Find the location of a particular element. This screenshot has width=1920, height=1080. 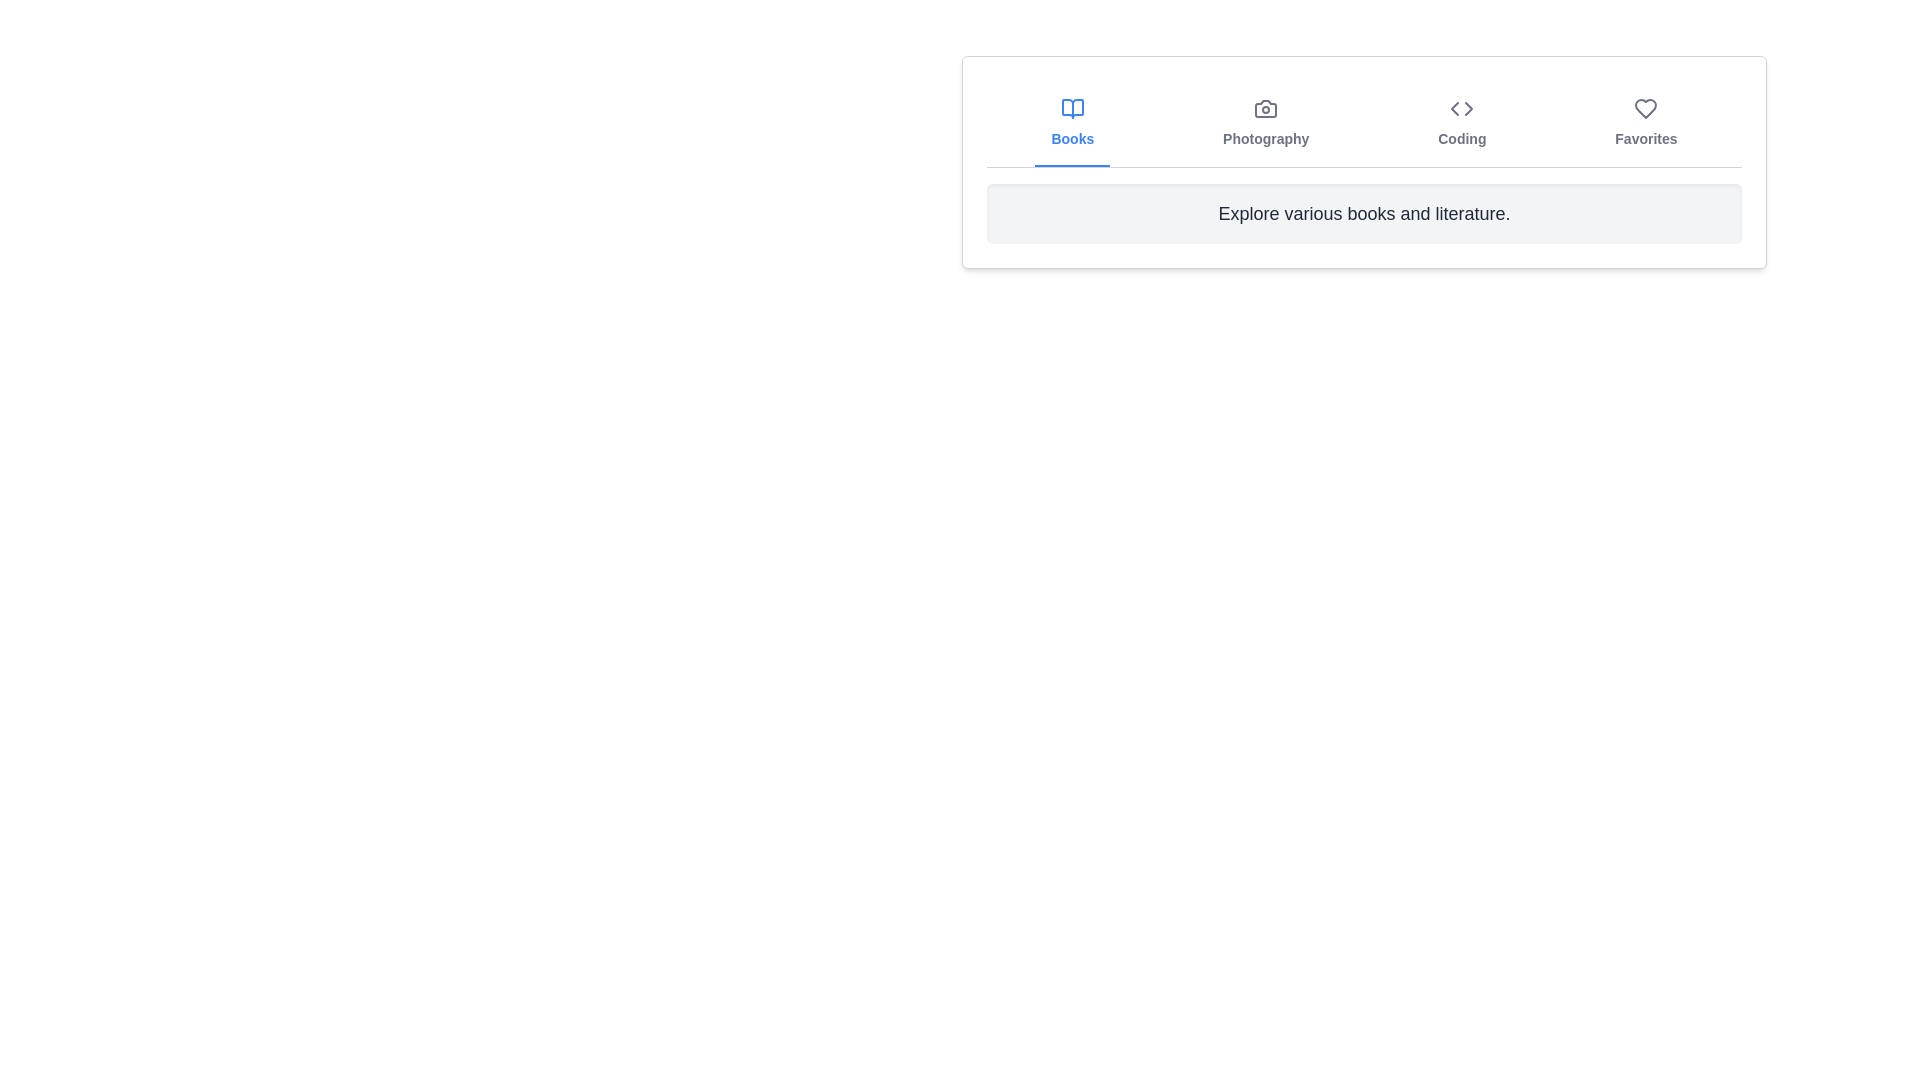

the text label displaying the word 'Coding', which is styled in a small-sized, bold font and is located at the top-center region of the interface, beneath a coding symbol icon is located at coordinates (1462, 137).